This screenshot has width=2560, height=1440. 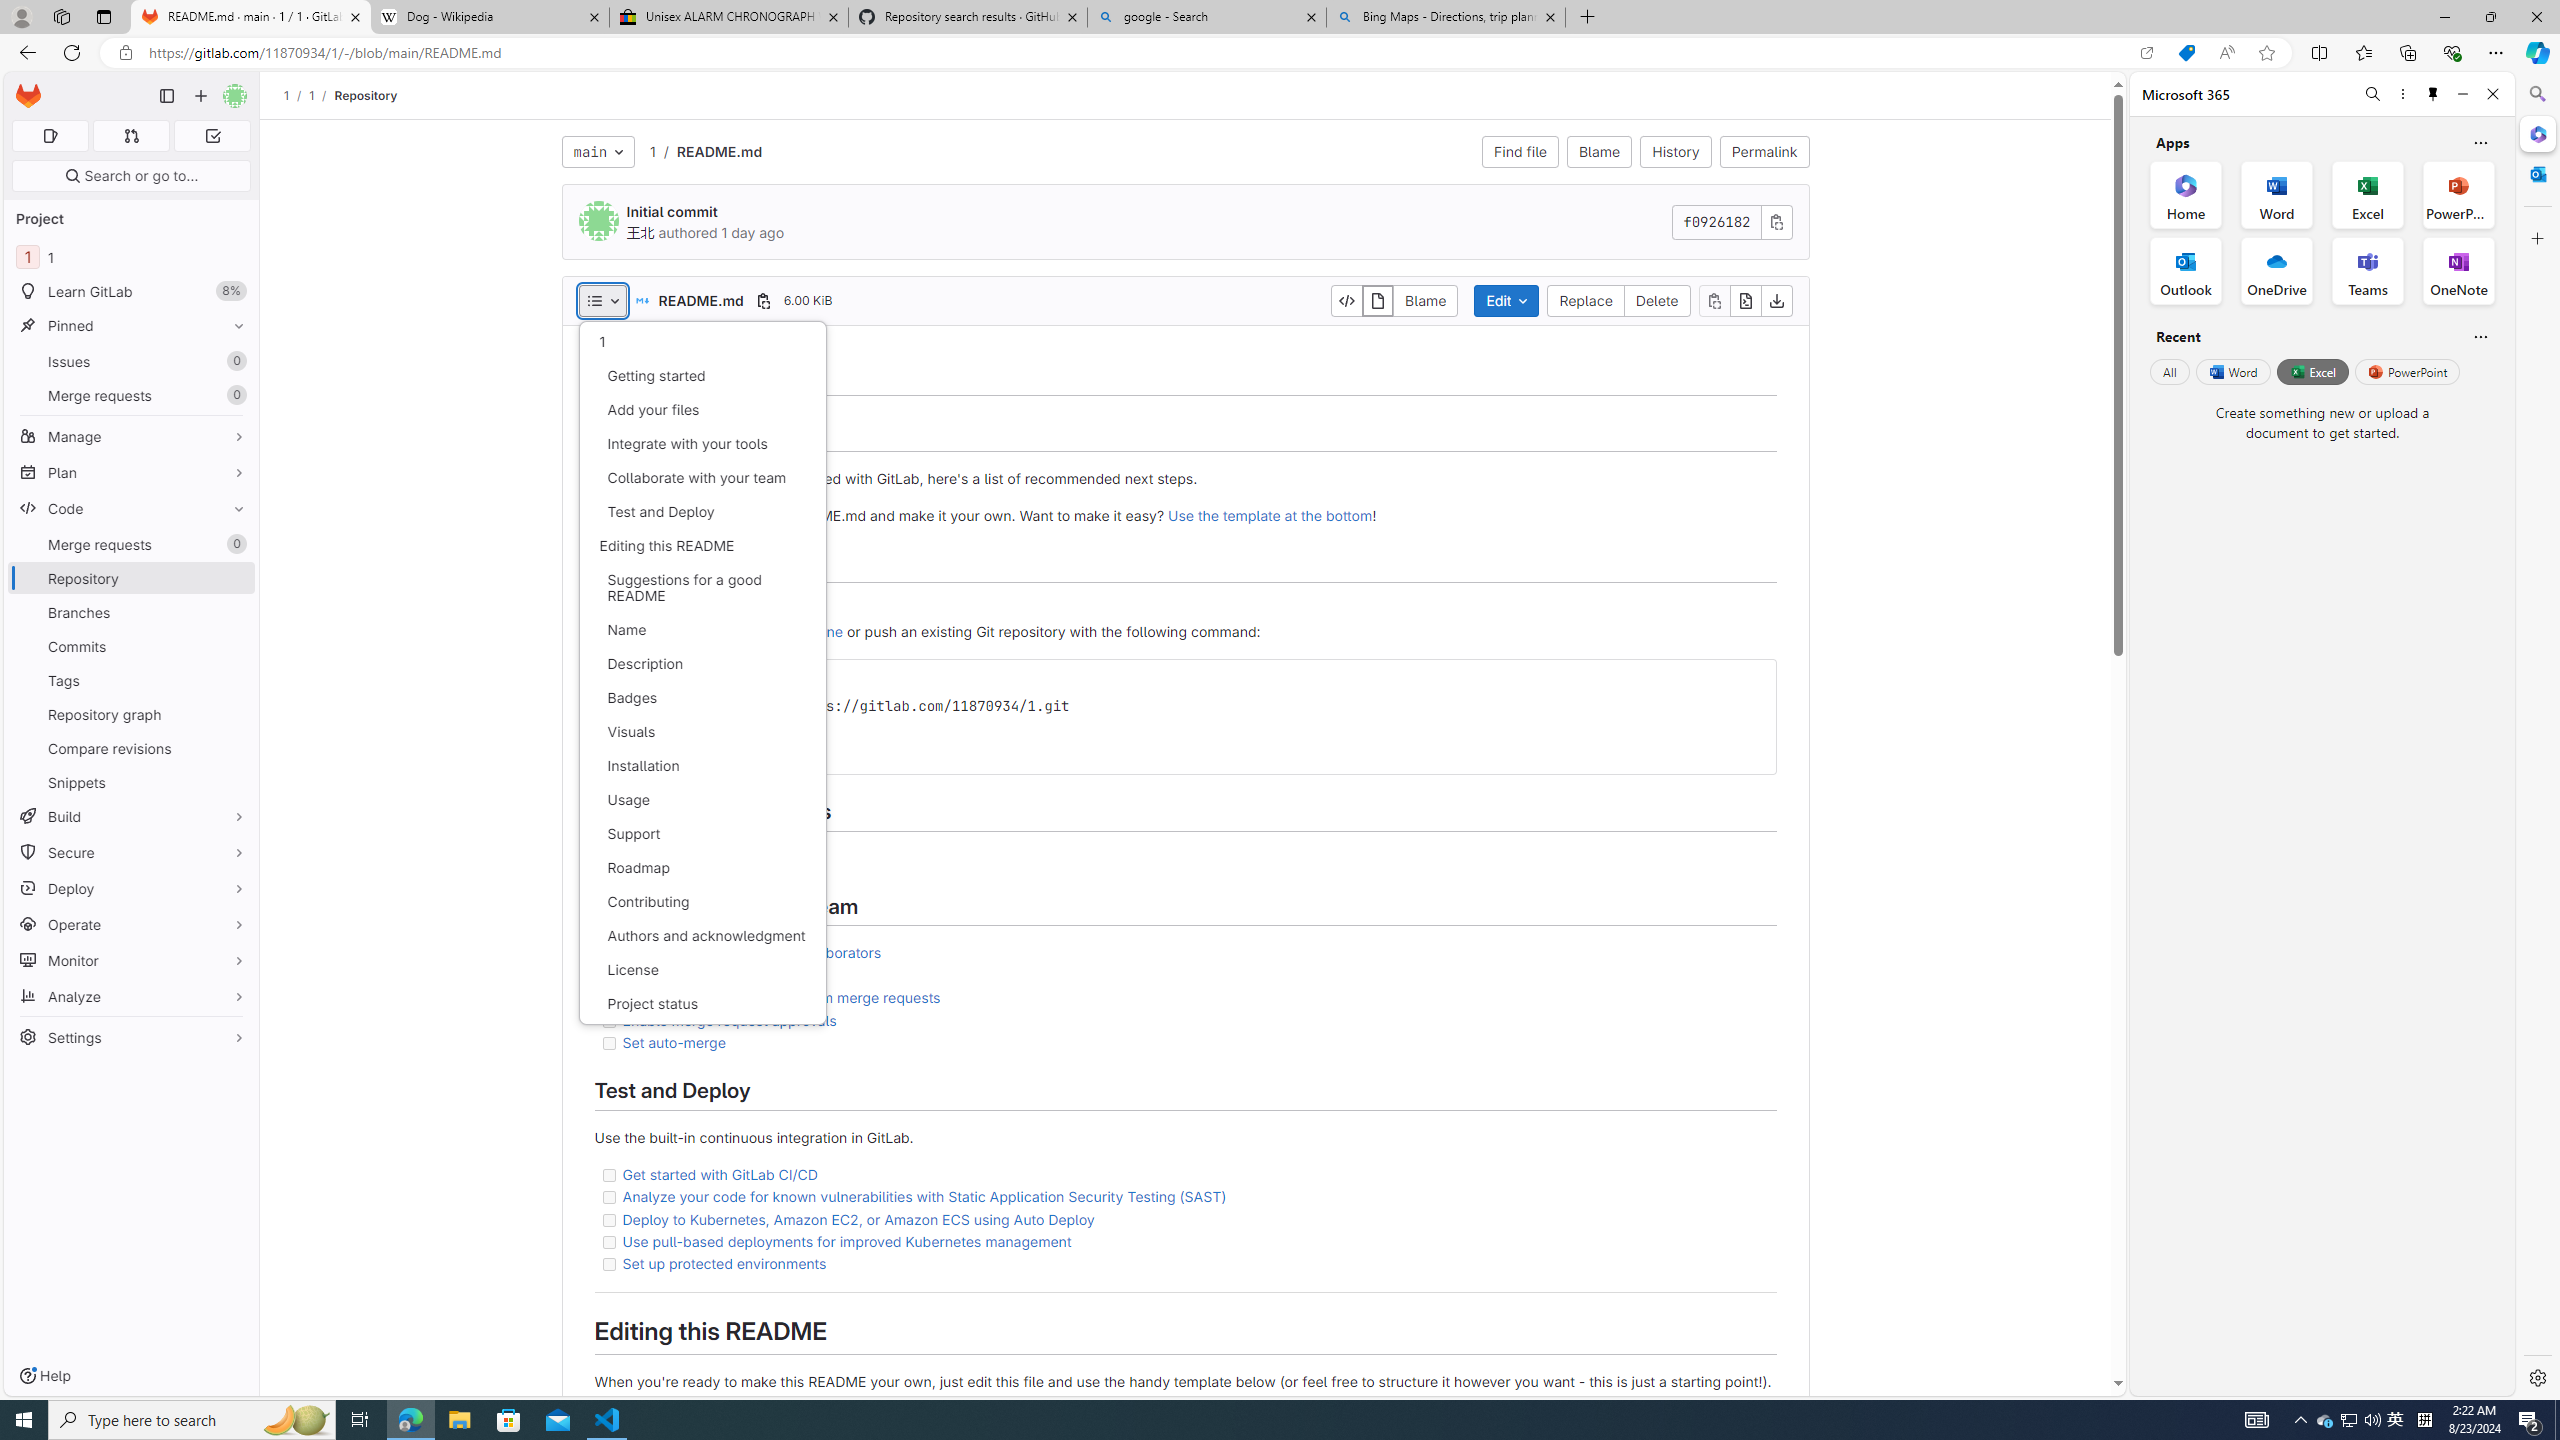 What do you see at coordinates (233, 612) in the screenshot?
I see `'Pin Branches'` at bounding box center [233, 612].